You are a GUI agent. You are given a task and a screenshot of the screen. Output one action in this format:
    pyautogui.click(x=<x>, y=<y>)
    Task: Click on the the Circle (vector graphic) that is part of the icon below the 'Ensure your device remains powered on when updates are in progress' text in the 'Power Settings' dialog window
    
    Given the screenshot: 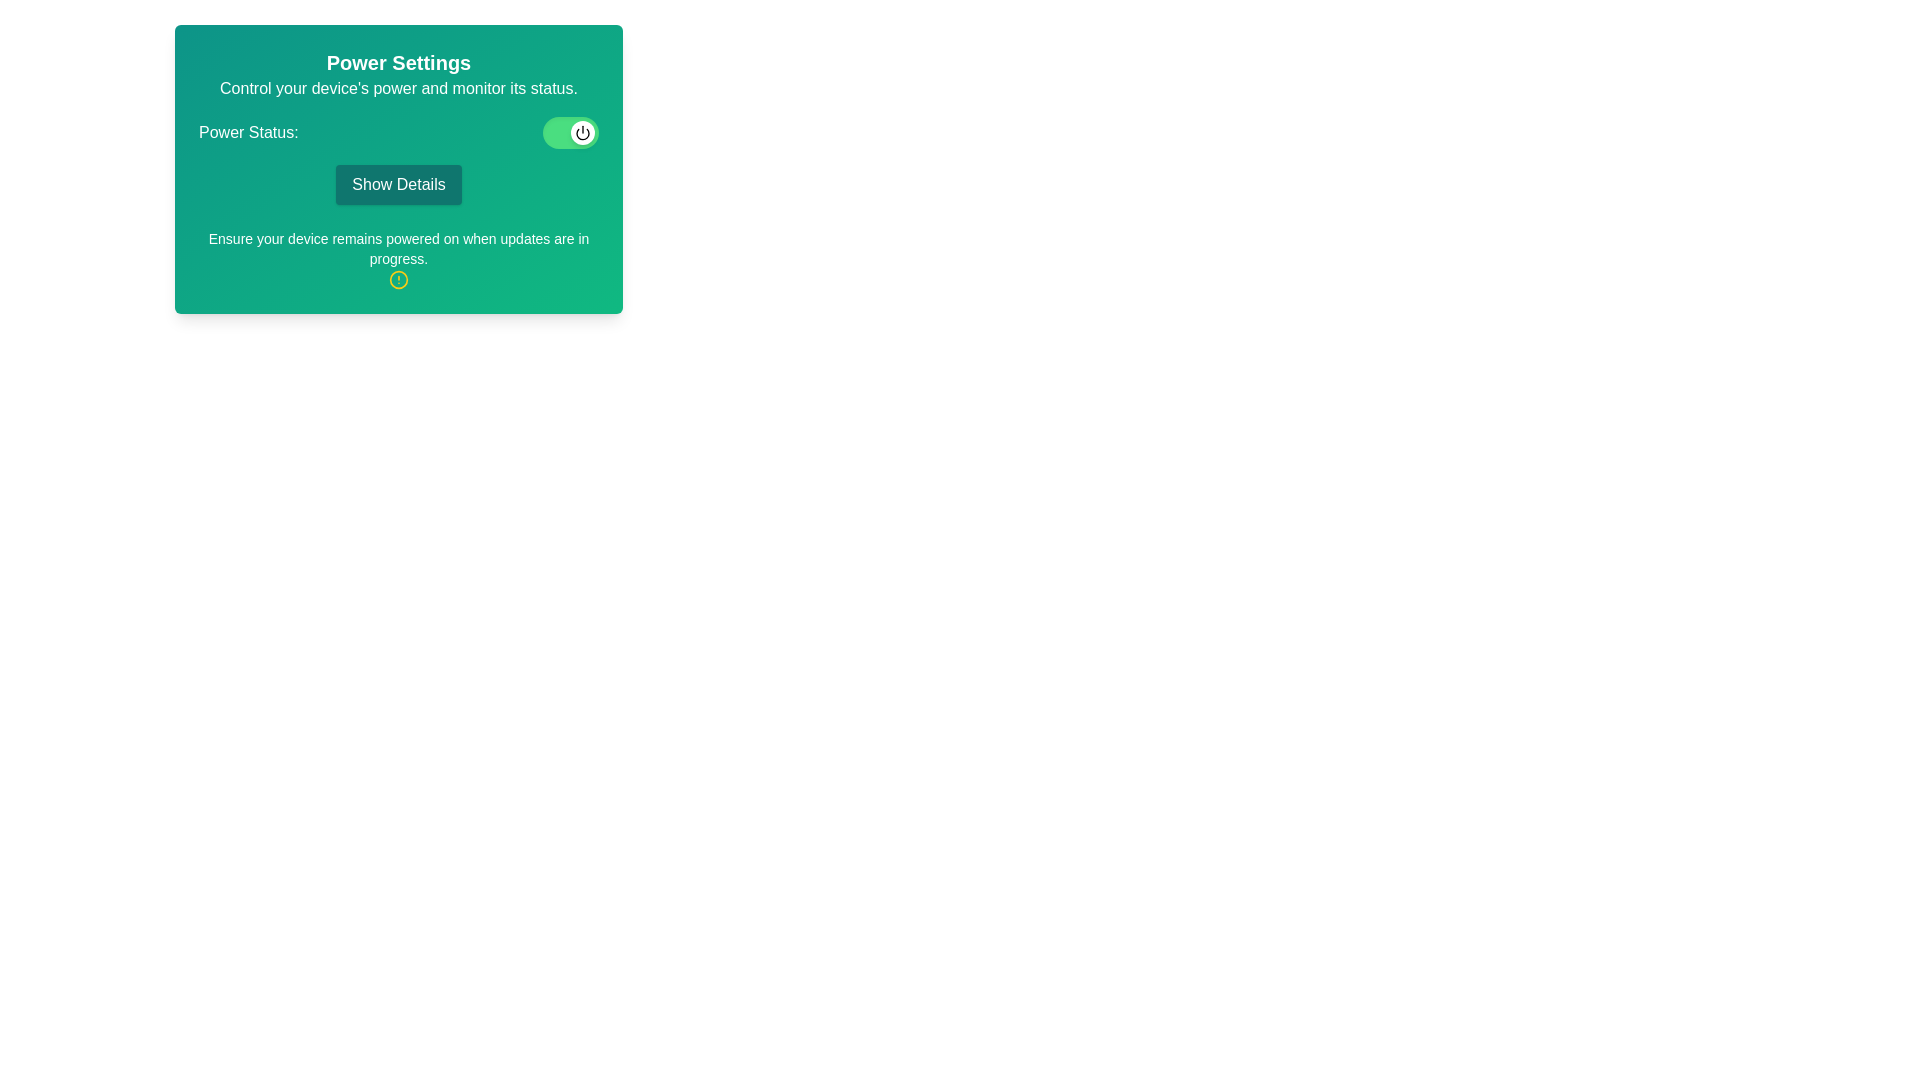 What is the action you would take?
    pyautogui.click(x=398, y=280)
    